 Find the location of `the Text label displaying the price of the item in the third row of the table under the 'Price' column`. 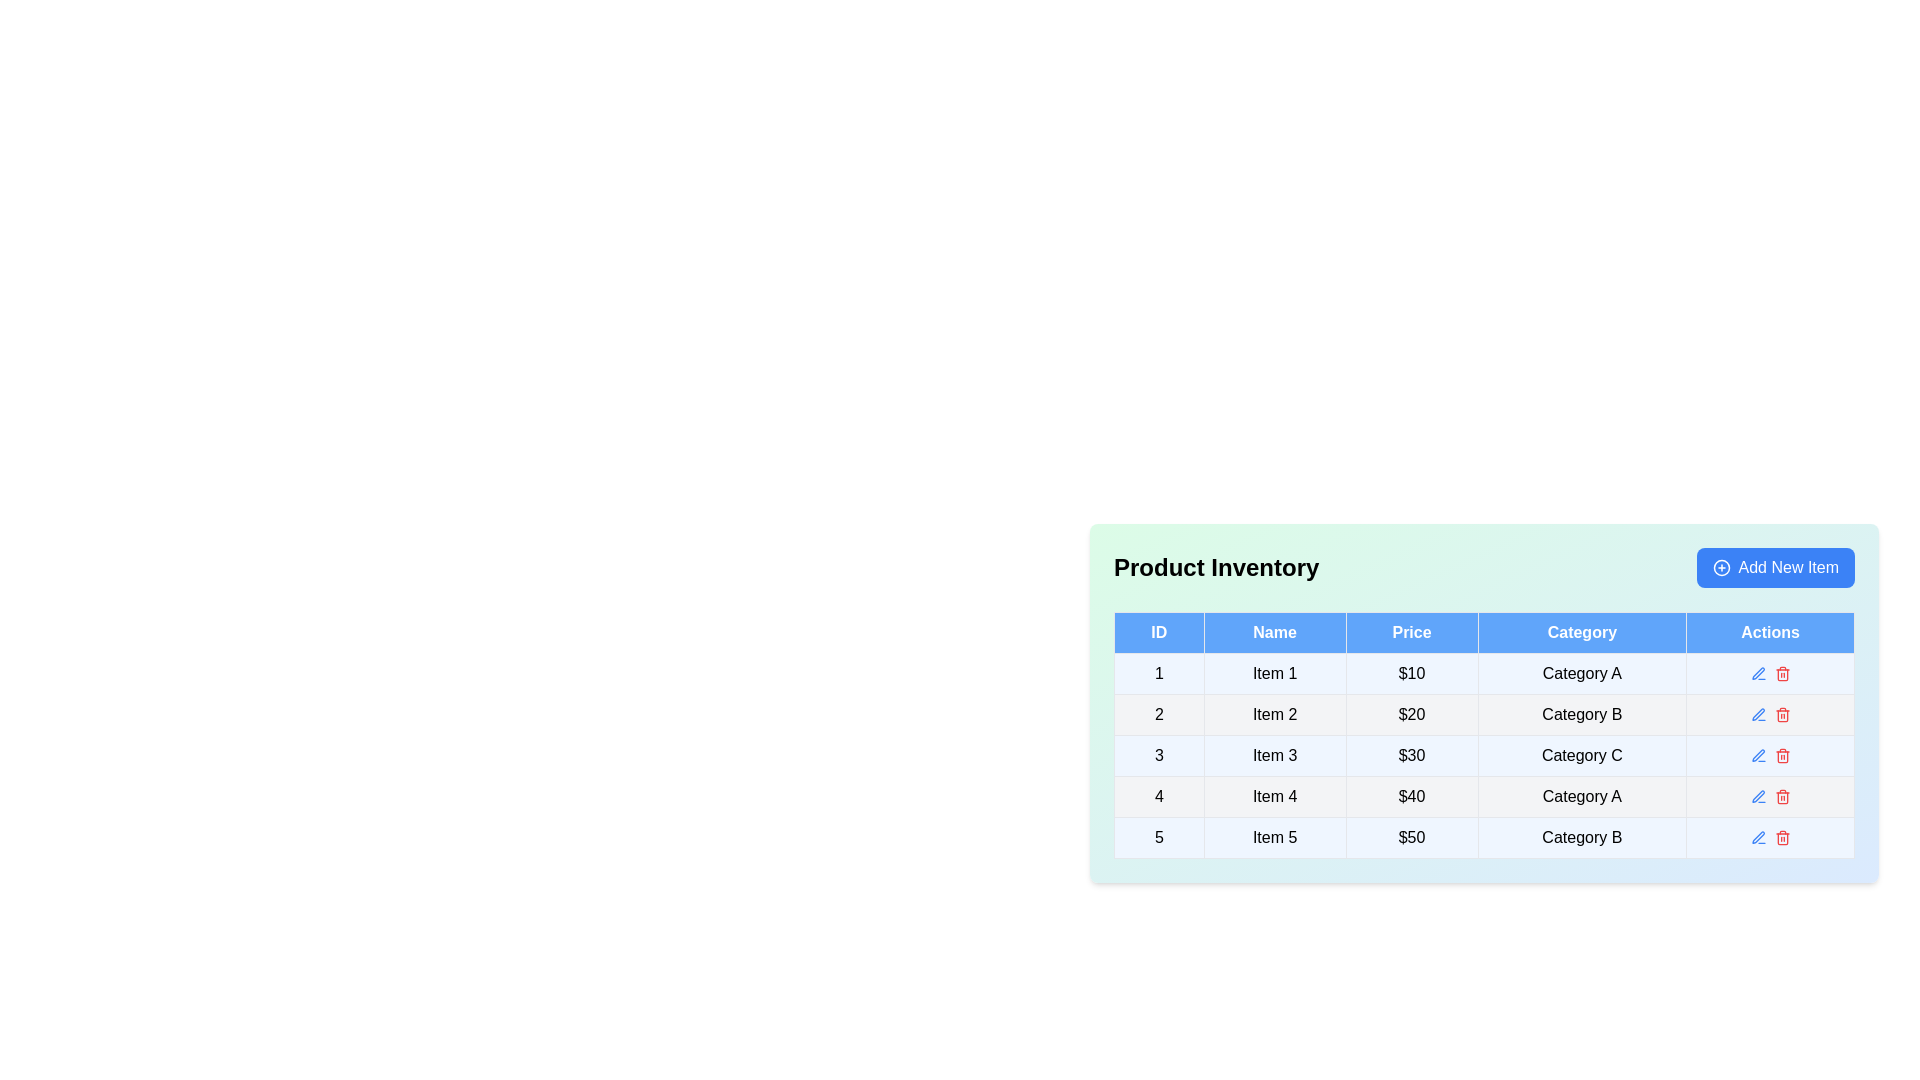

the Text label displaying the price of the item in the third row of the table under the 'Price' column is located at coordinates (1410, 756).